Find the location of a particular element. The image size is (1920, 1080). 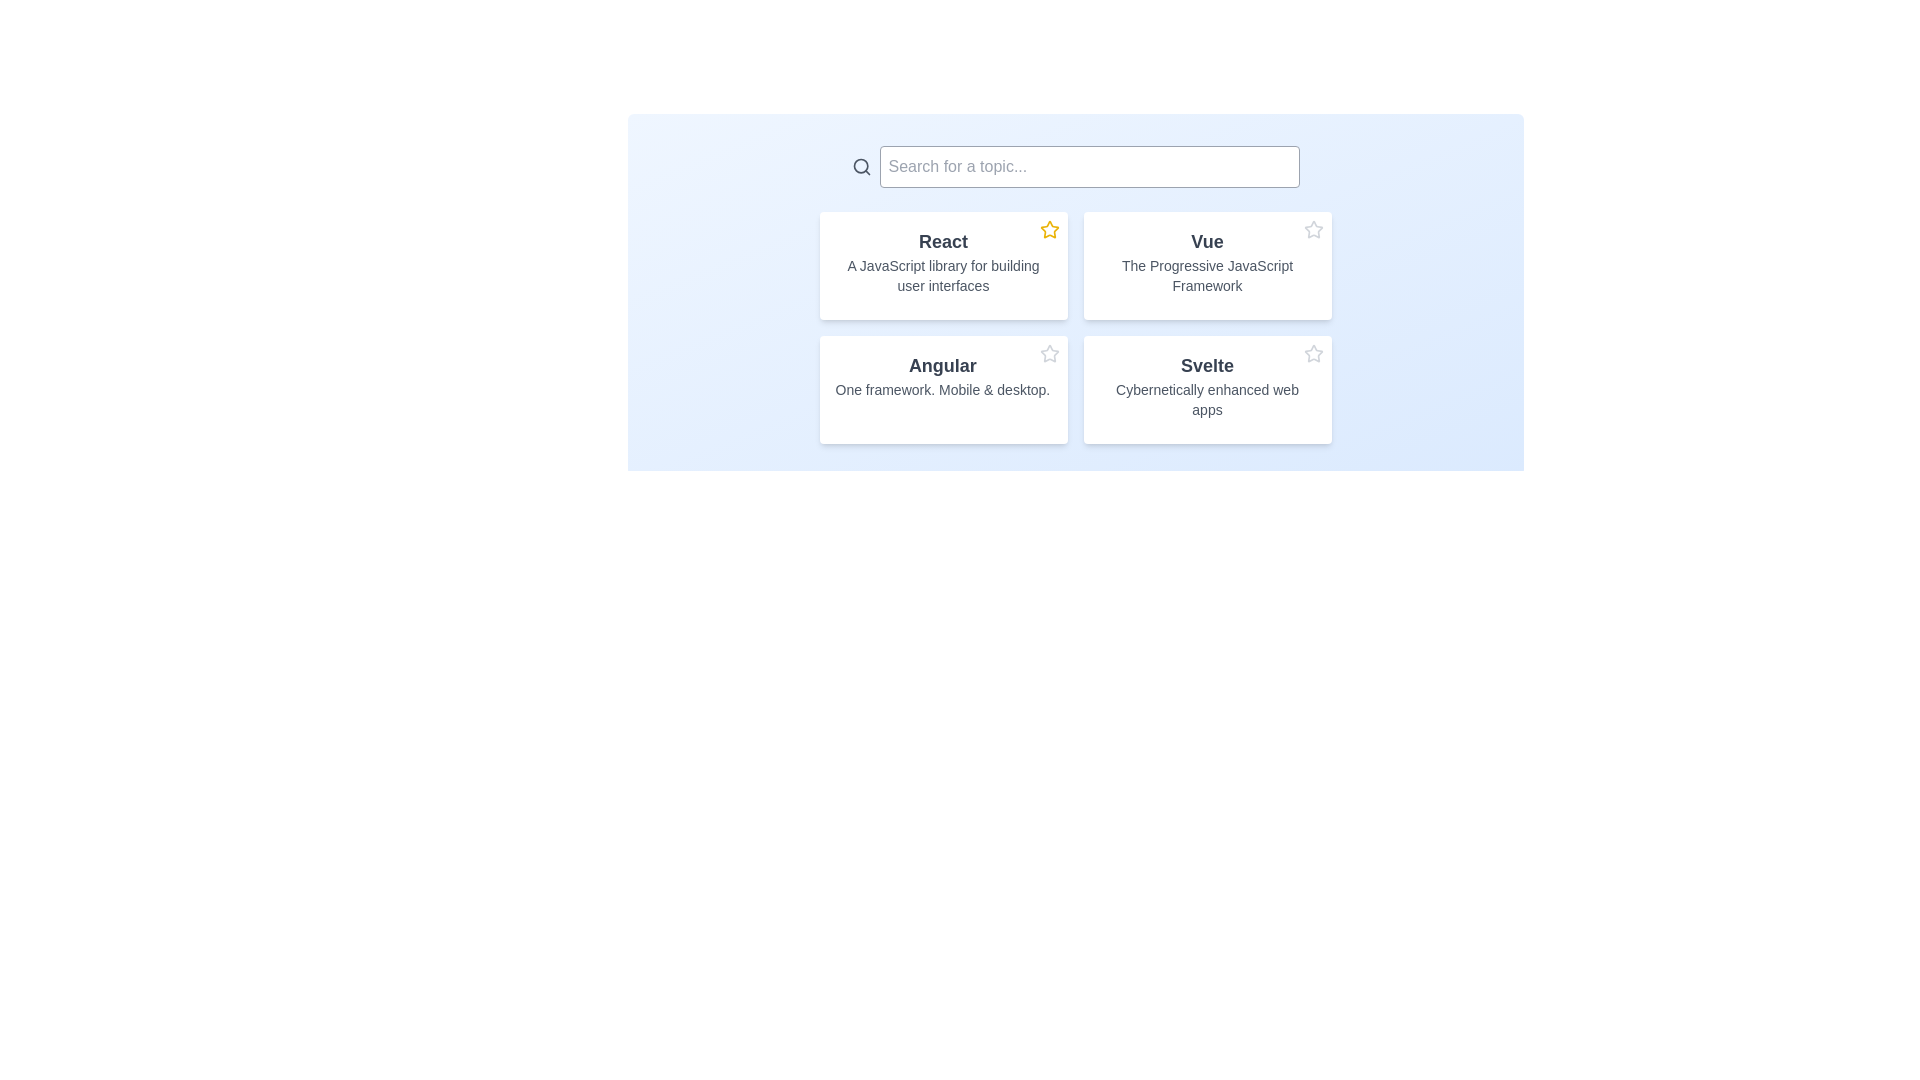

the star icon located at the top-right corner of the 'React' card is located at coordinates (1048, 229).